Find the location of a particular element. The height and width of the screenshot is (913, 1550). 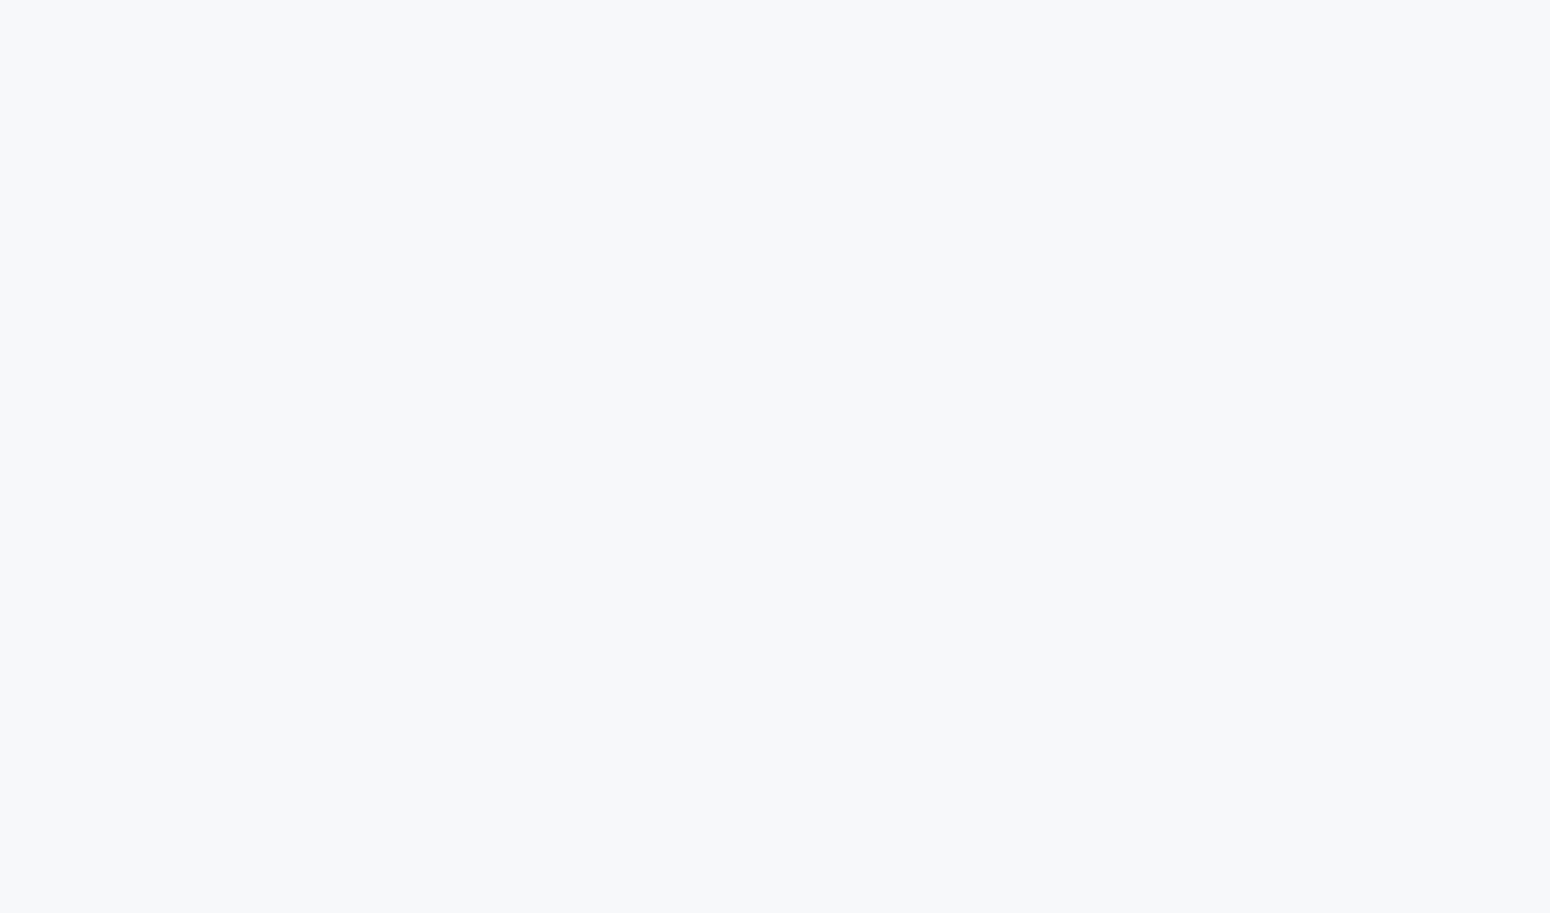

'Here' is located at coordinates (188, 177).